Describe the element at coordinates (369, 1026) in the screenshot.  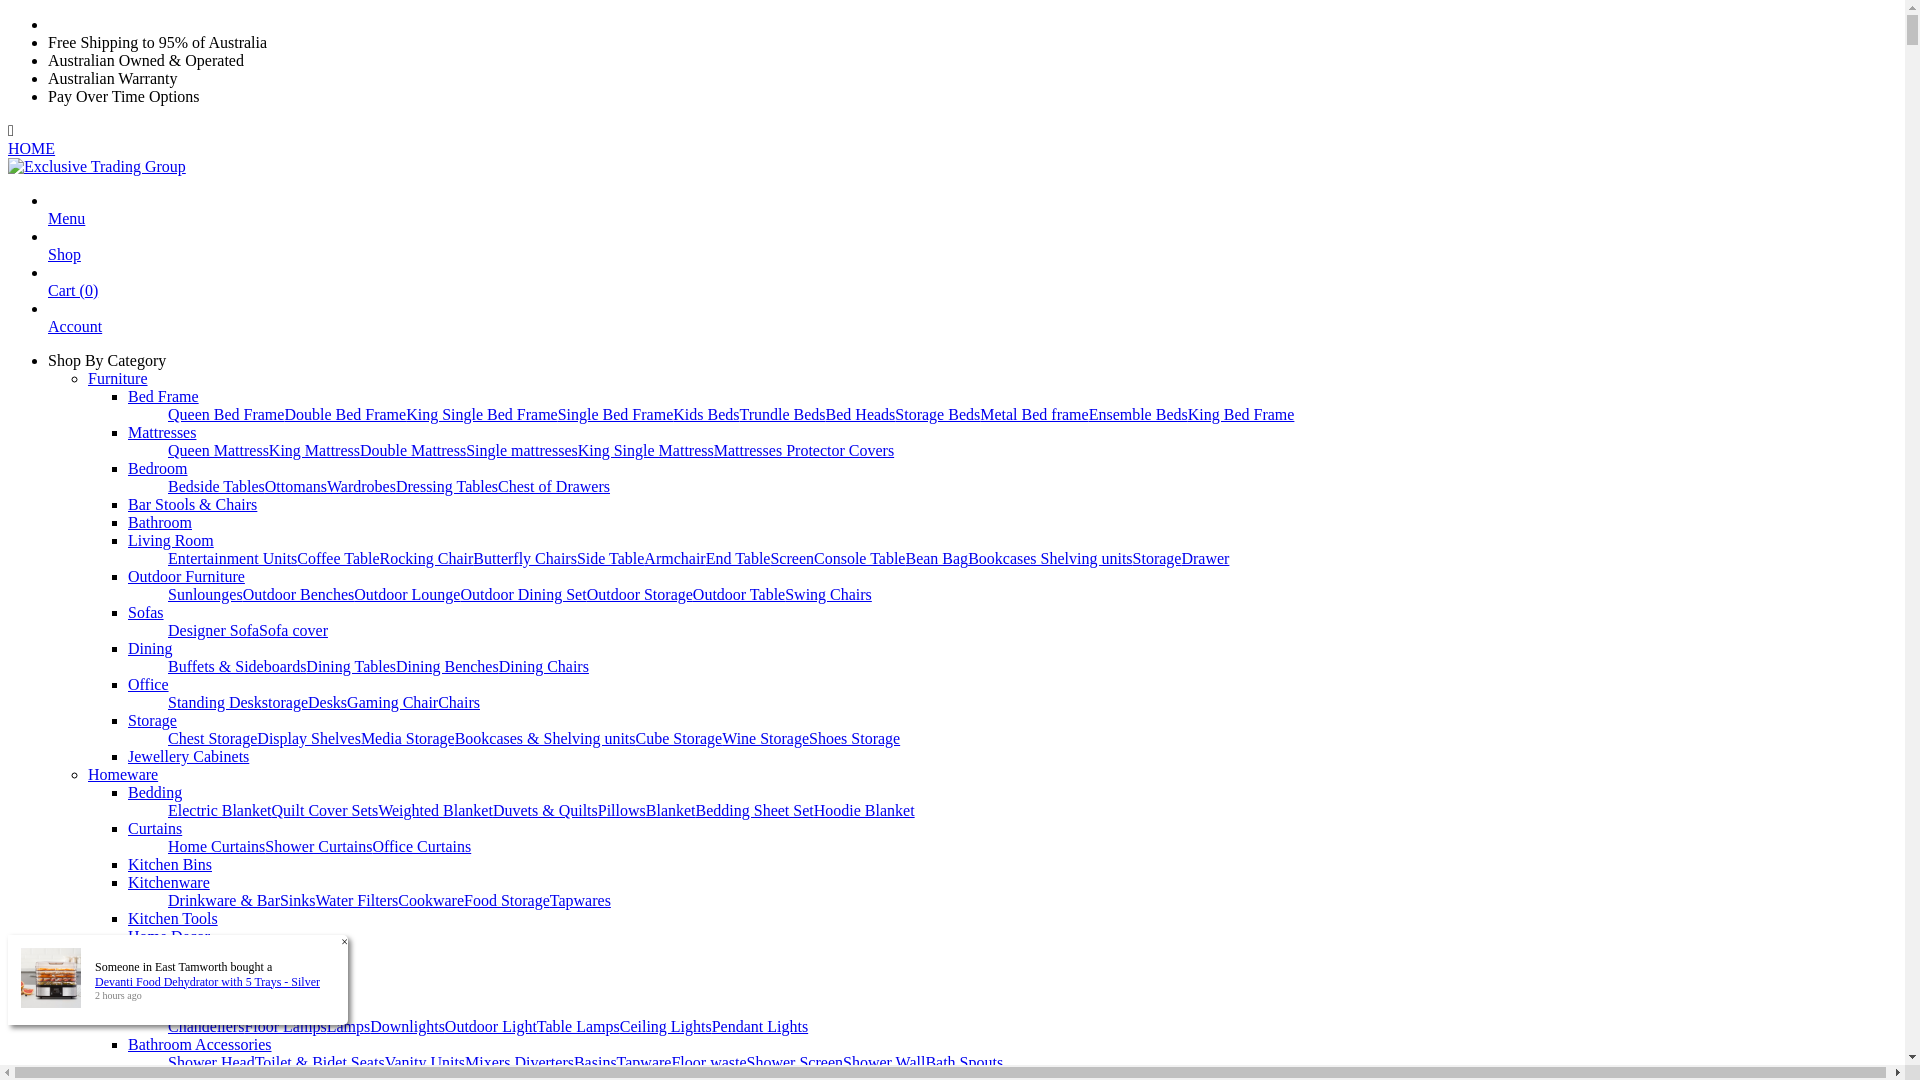
I see `'Downlights'` at that location.